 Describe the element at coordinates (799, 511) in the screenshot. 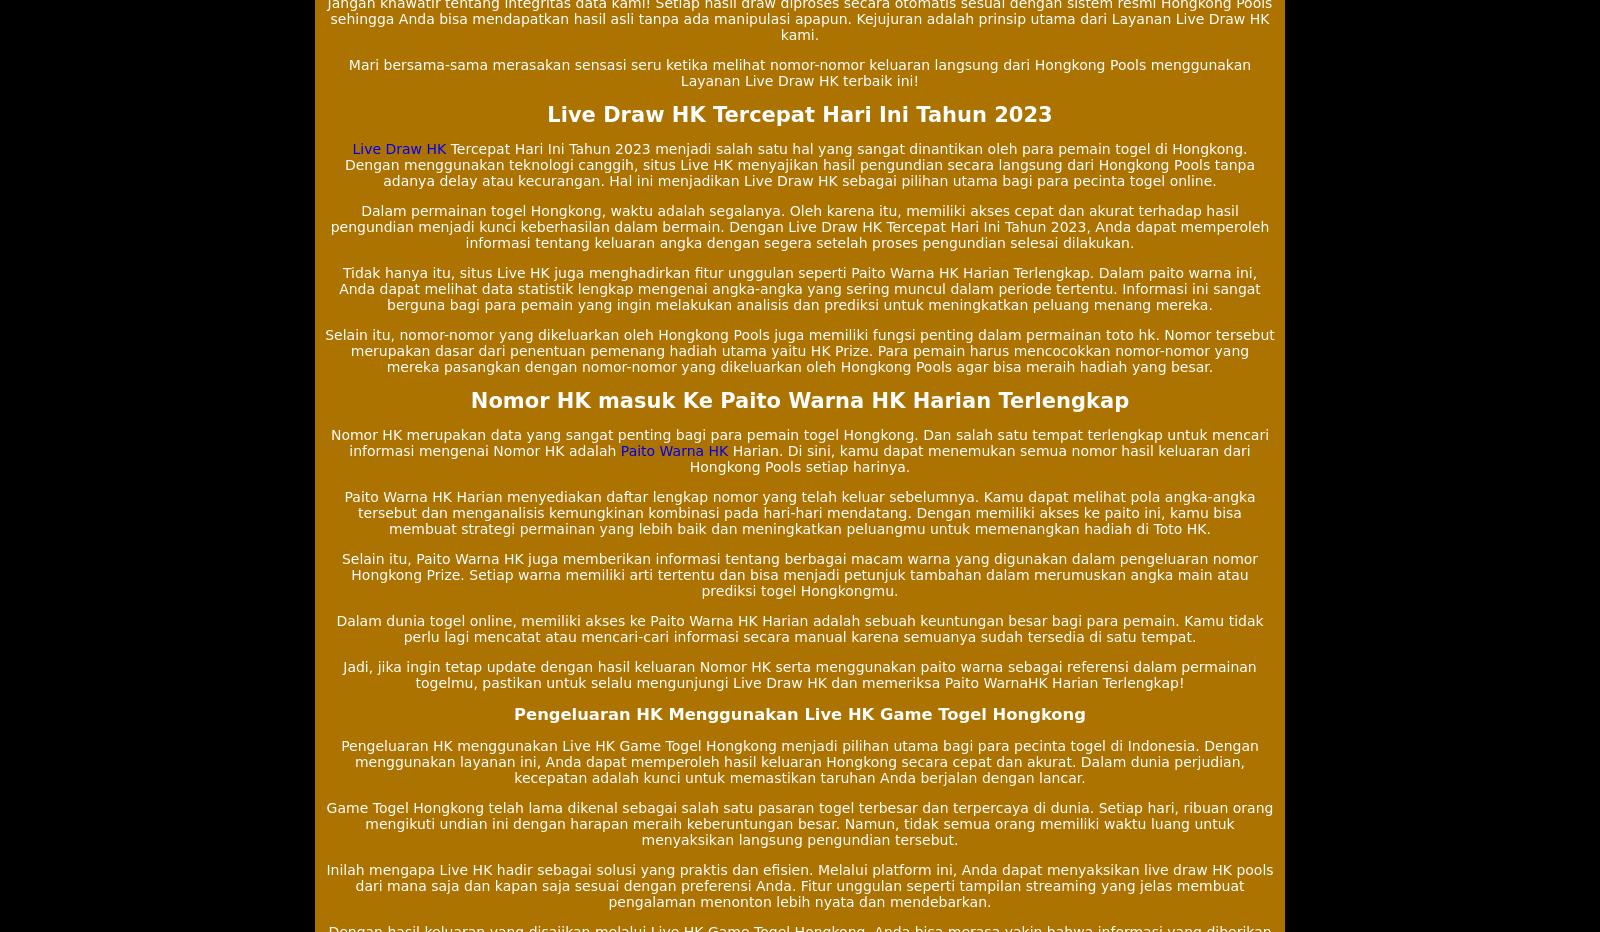

I see `'Paito Warna HK Harian menyediakan daftar lengkap nomor yang telah keluar sebelumnya. Kamu dapat melihat pola angka-angka tersebut dan menganalisis kemungkinan kombinasi pada hari-hari mendatang. Dengan memiliki akses ke paito ini, kamu bisa membuat strategi permainan yang lebih baik dan meningkatkan peluangmu untuk memenangkan hadiah di Toto HK.'` at that location.